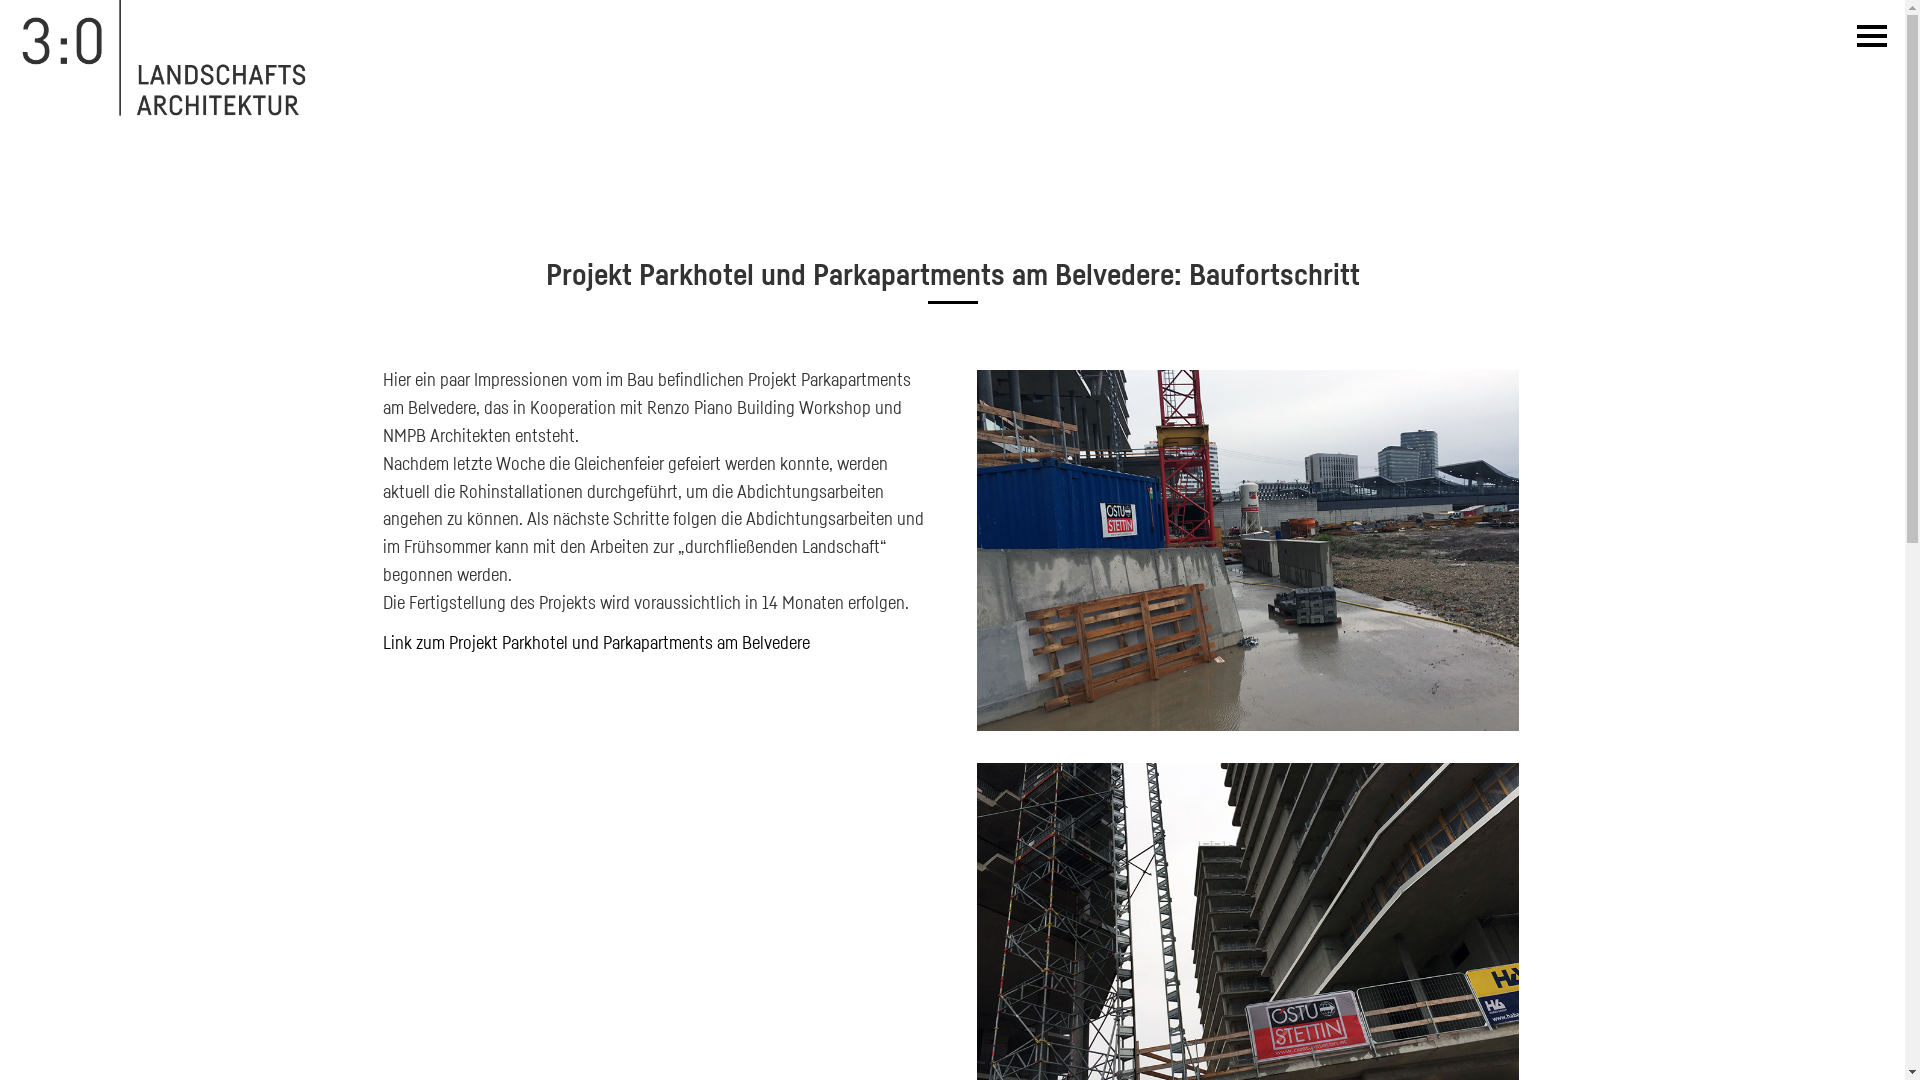 The width and height of the screenshot is (1920, 1080). What do you see at coordinates (594, 641) in the screenshot?
I see `'Link zum Projekt Parkhotel und Parkapartments am Belvedere'` at bounding box center [594, 641].